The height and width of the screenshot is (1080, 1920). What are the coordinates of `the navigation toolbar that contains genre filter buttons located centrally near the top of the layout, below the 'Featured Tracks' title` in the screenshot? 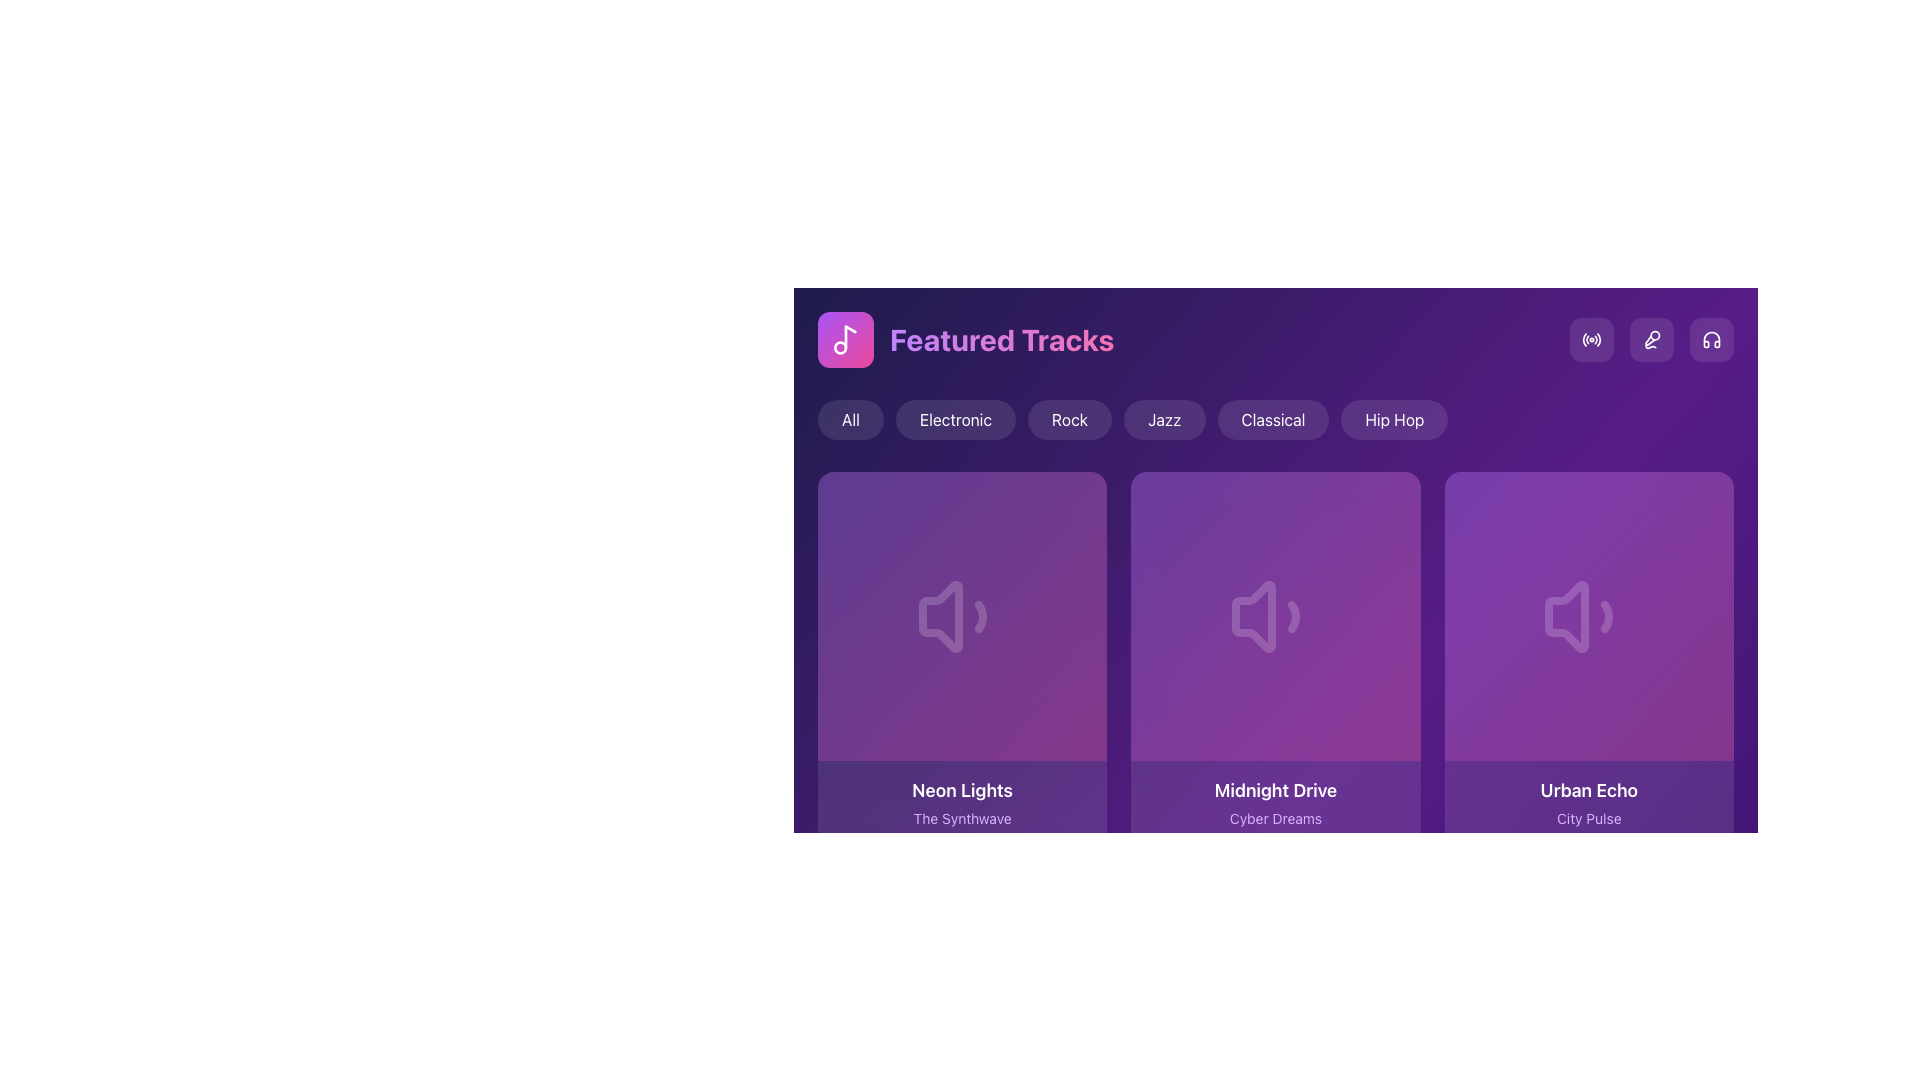 It's located at (1275, 419).